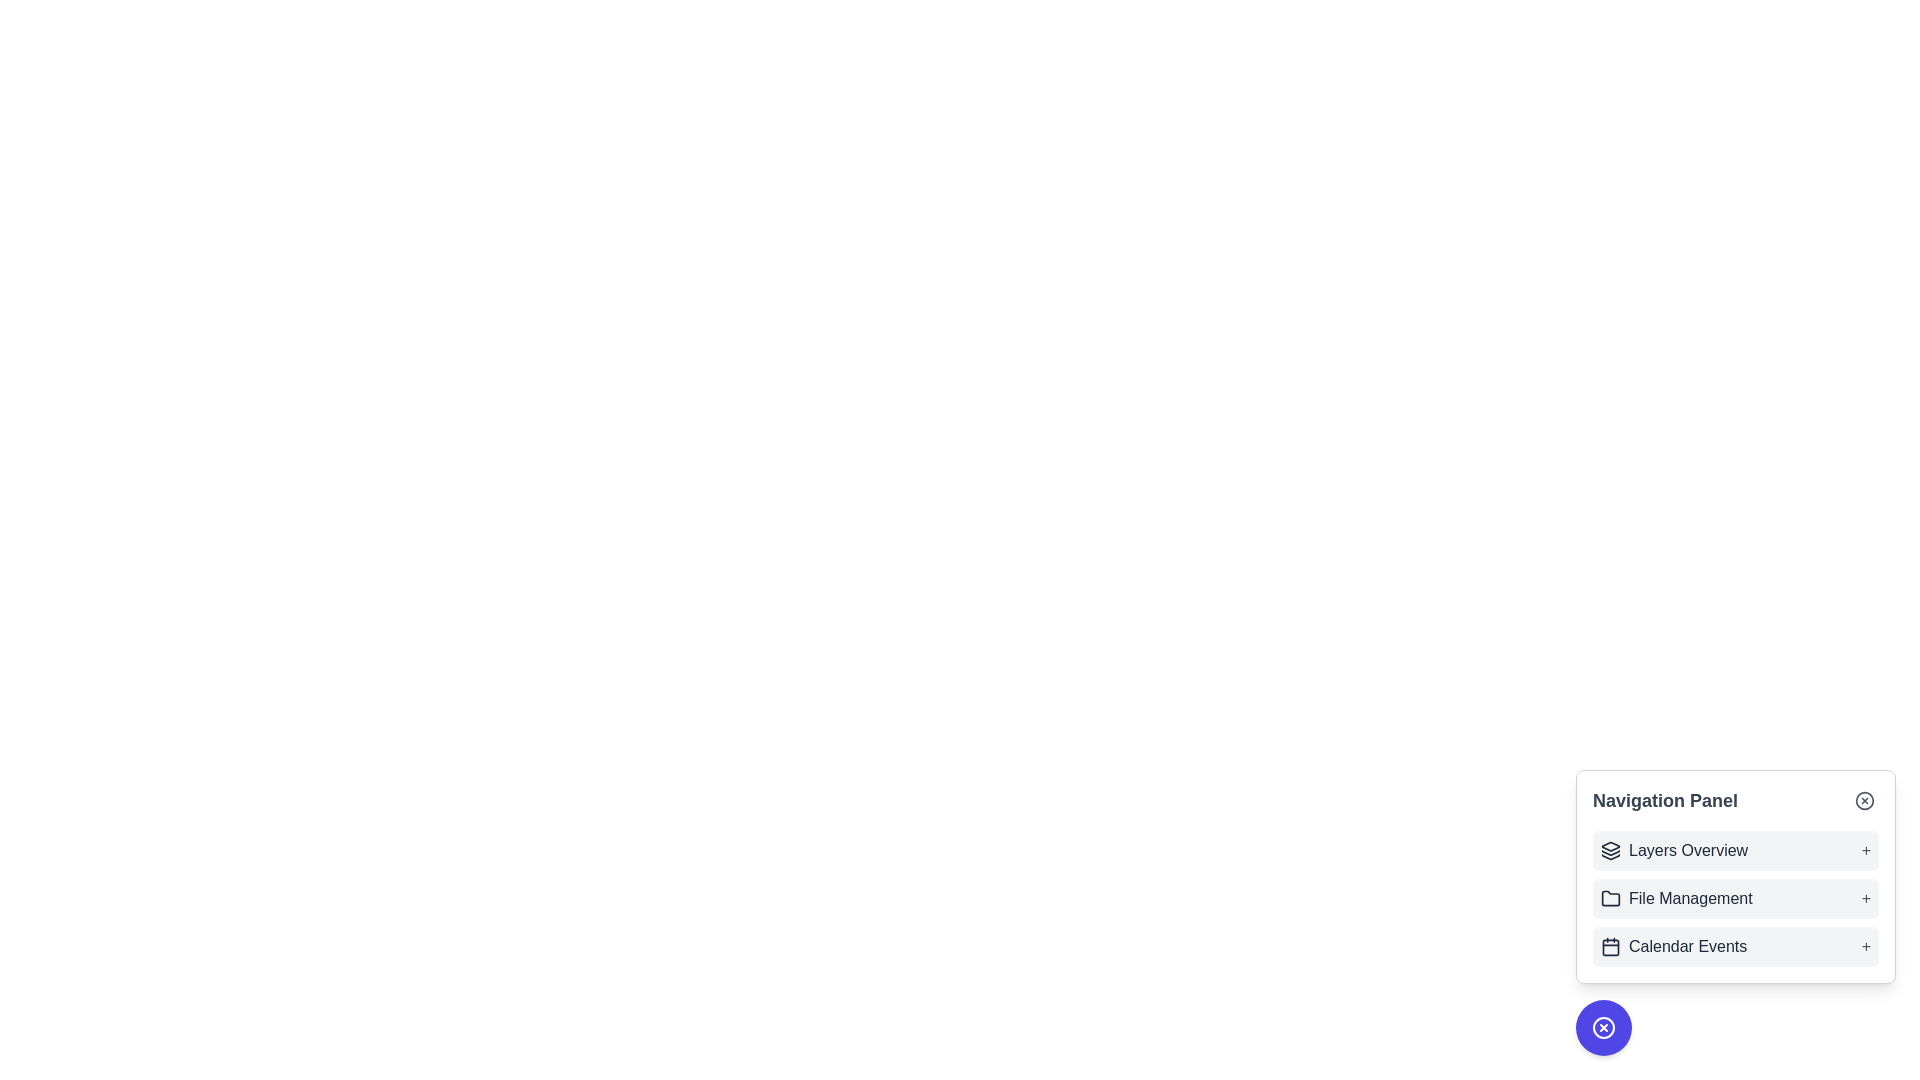  I want to click on the decorative icon representing the 'File Management' feature in the navigation panel, located to the immediate left of the text 'File Management', so click(1611, 897).